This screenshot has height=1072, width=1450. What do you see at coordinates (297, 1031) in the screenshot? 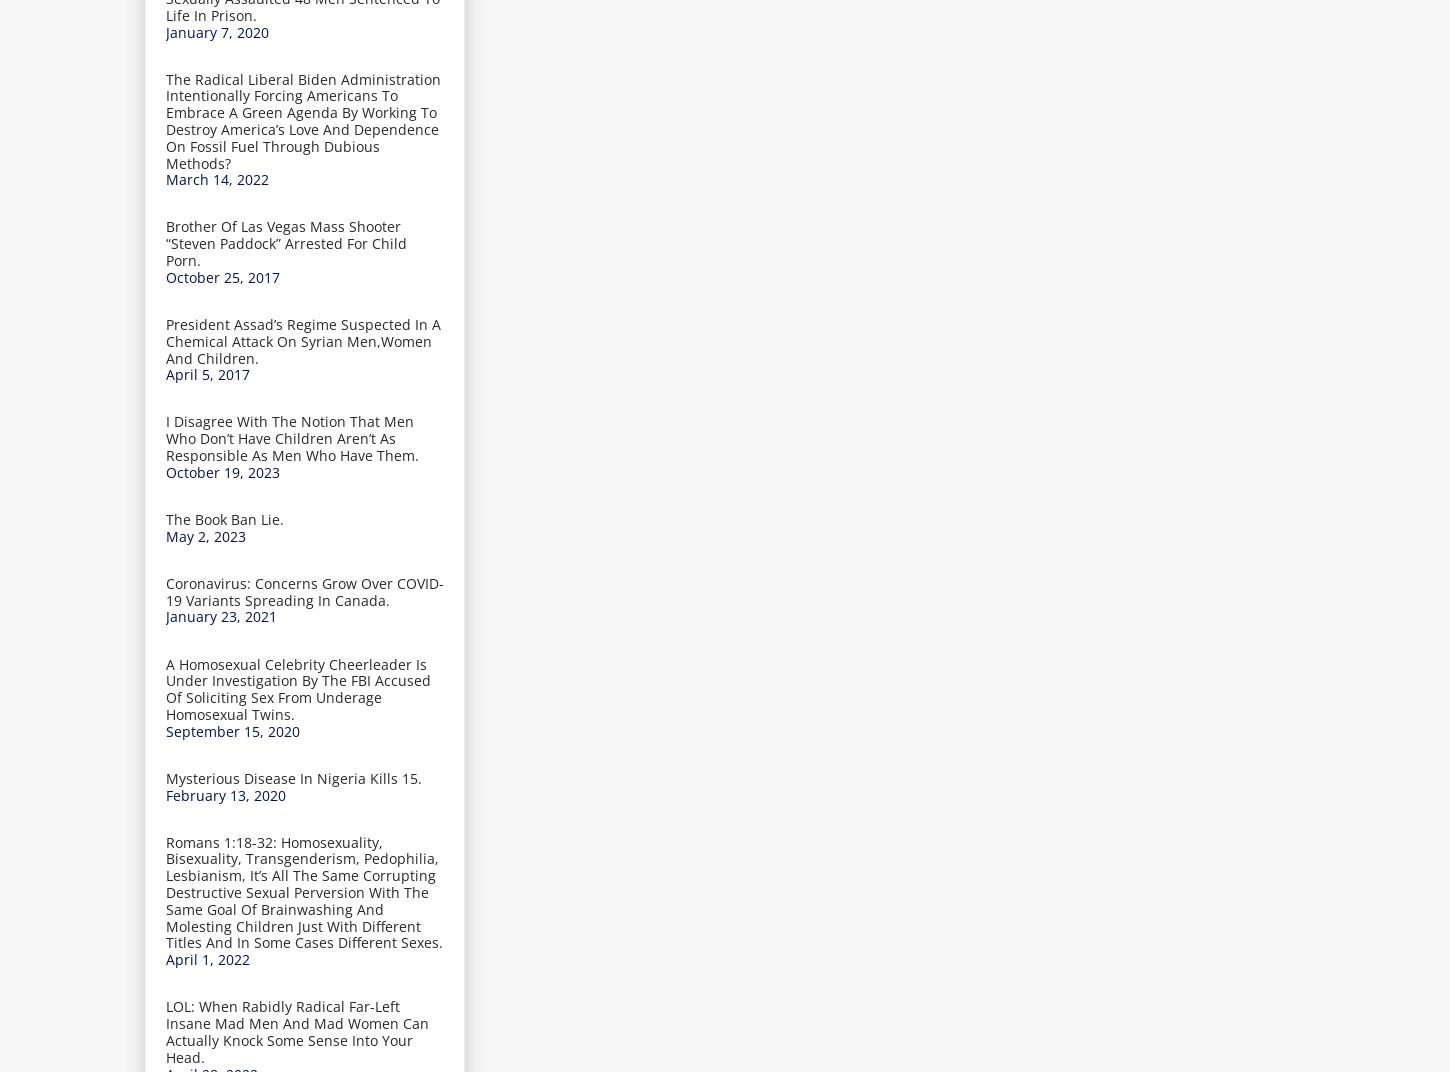
I see `'LOL: When Rabidly Radical Far-Left Insane Mad Men And Mad Women Can Actually Knock Some Sense Into Your Head.'` at bounding box center [297, 1031].